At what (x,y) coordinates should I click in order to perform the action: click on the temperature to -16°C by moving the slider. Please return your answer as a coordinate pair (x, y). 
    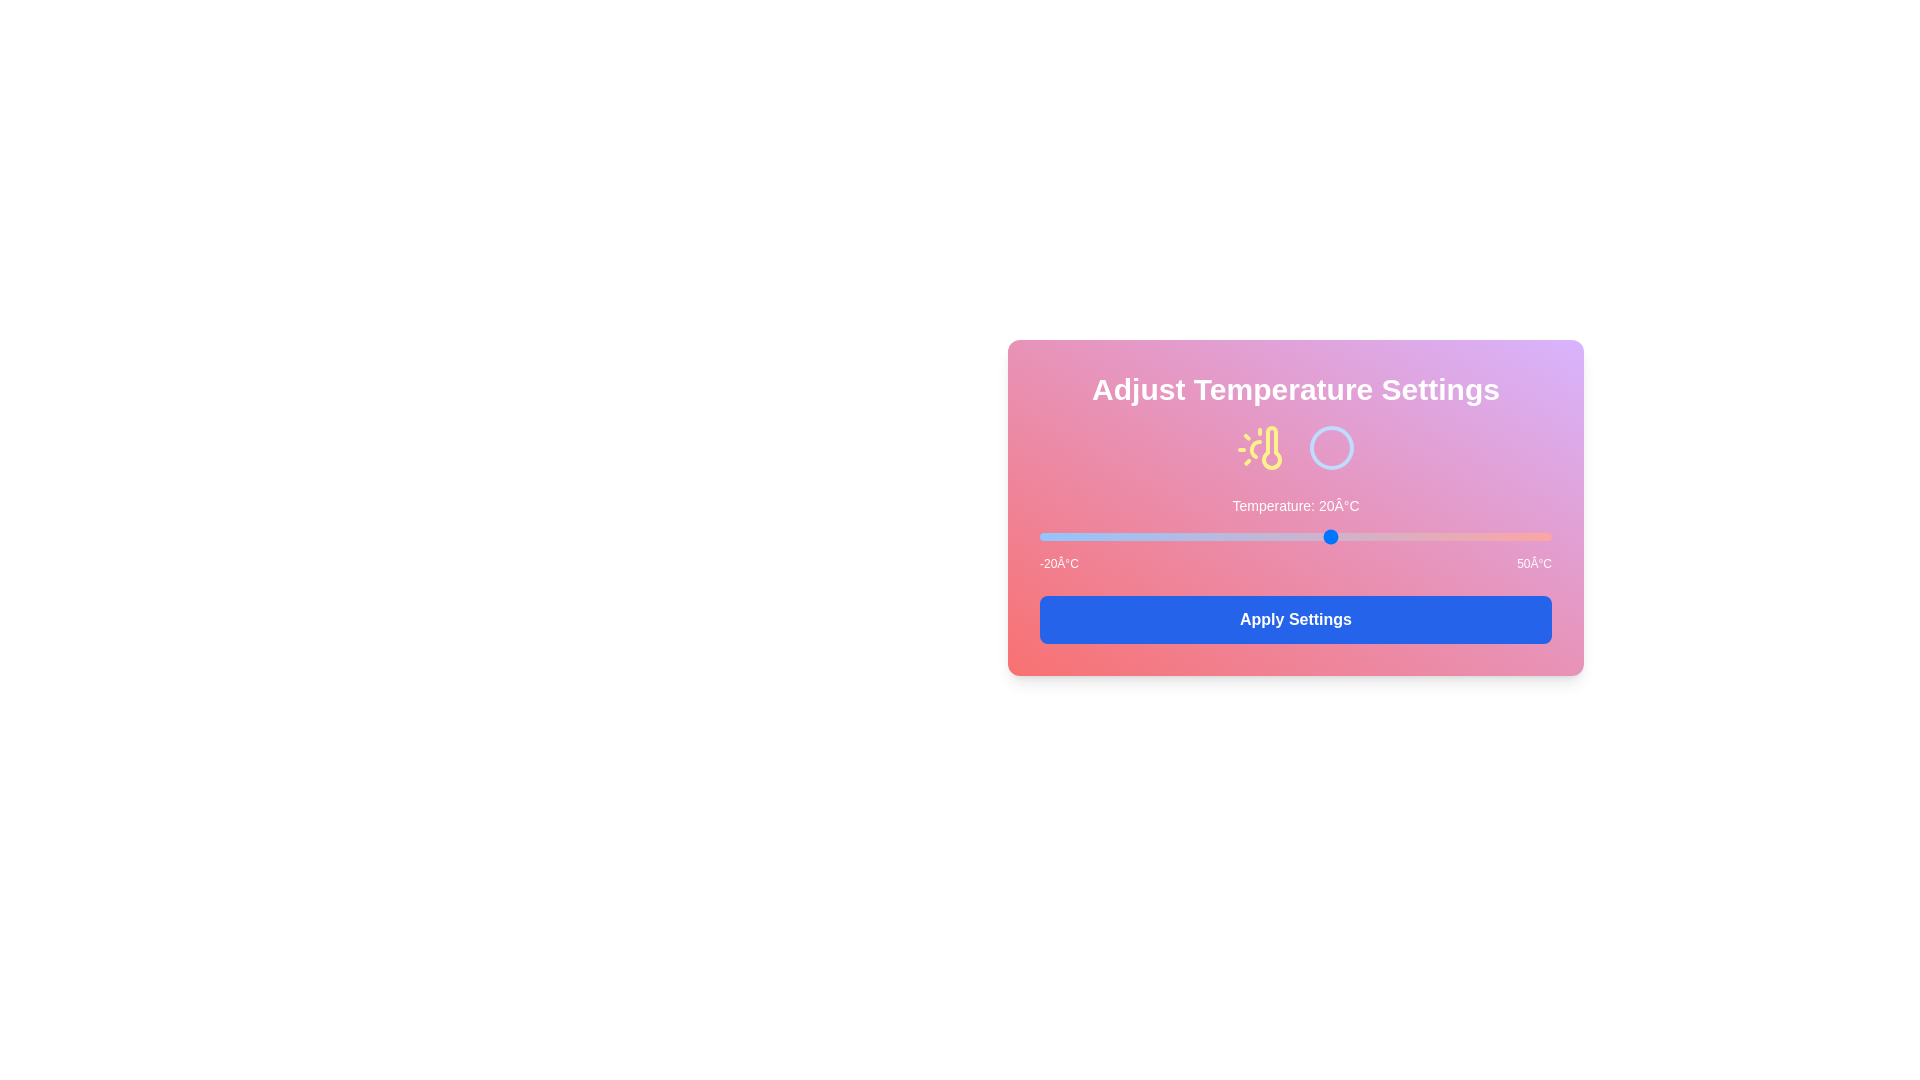
    Looking at the image, I should click on (1068, 535).